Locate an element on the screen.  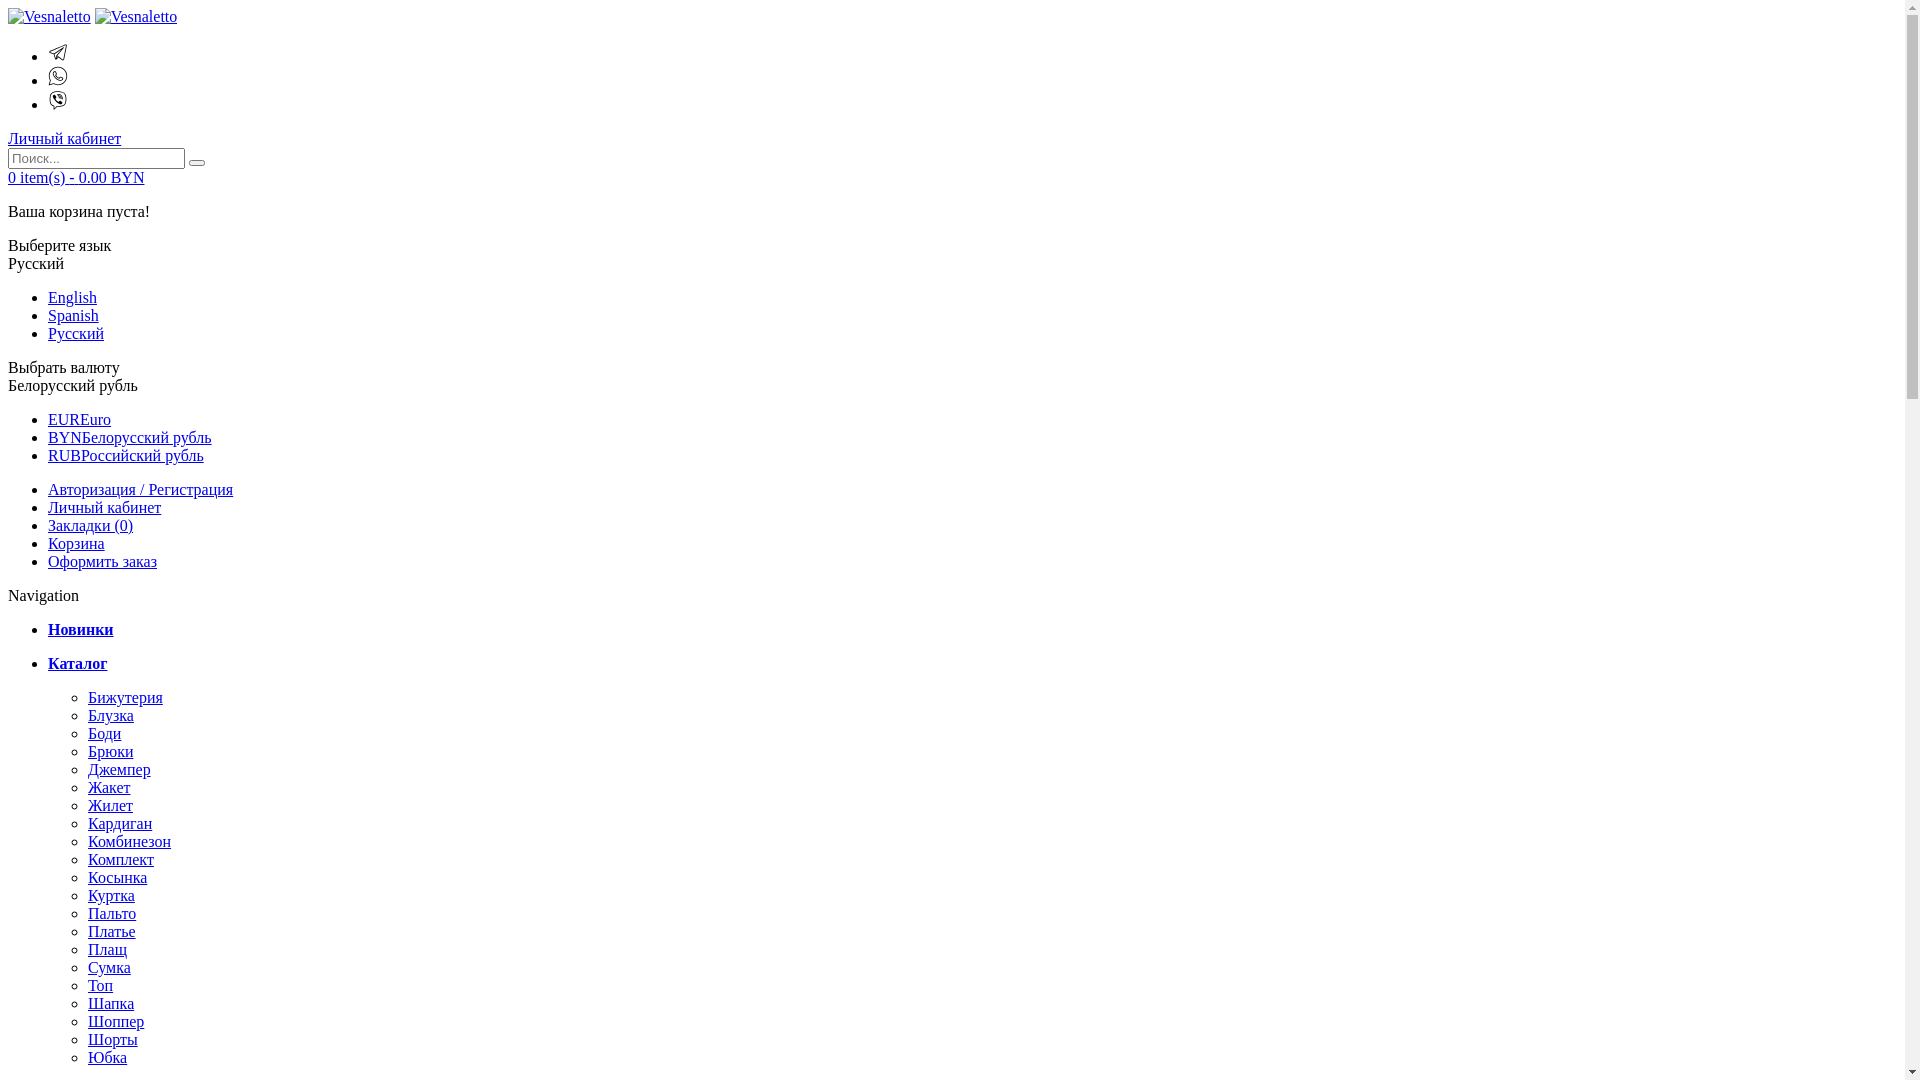
'Vesnaletto' is located at coordinates (49, 16).